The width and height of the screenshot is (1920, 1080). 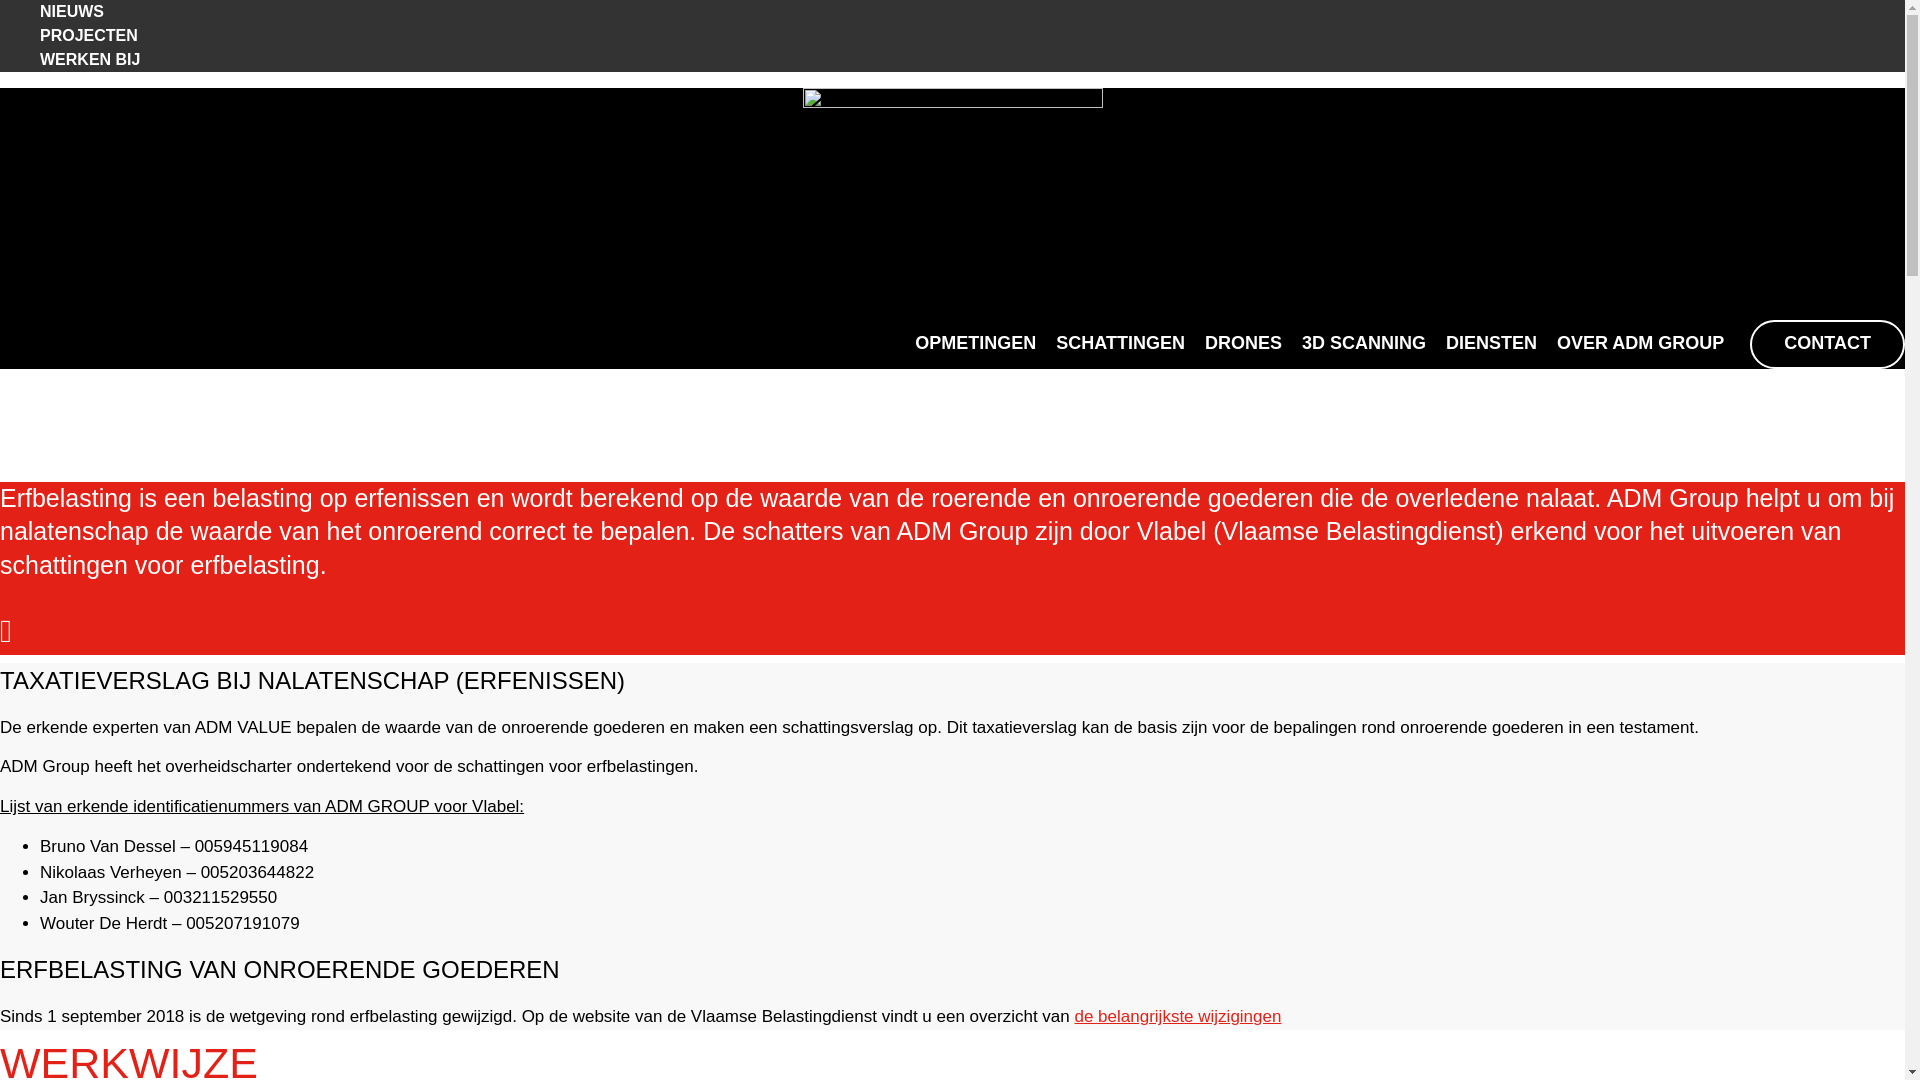 What do you see at coordinates (39, 58) in the screenshot?
I see `'WERKEN BIJ'` at bounding box center [39, 58].